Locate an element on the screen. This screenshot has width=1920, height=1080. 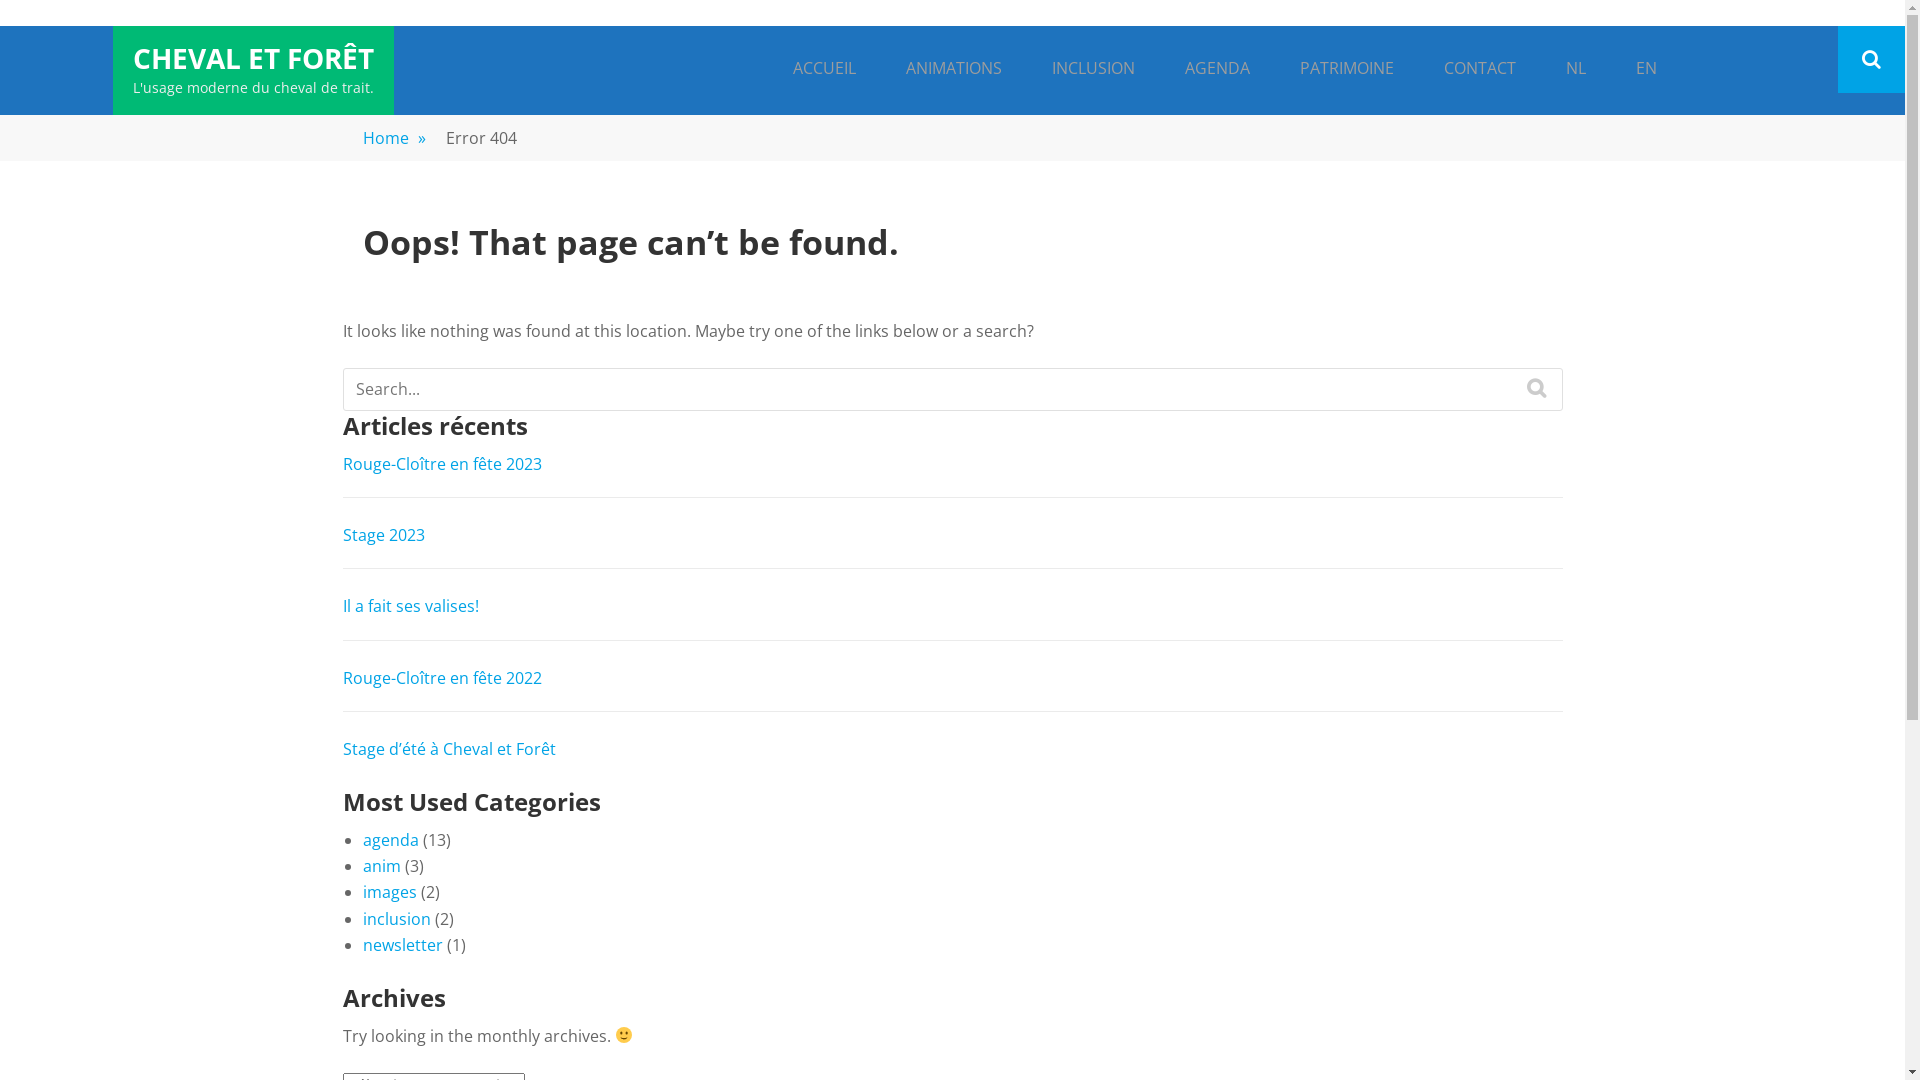
'ANIMATIONS' is located at coordinates (952, 68).